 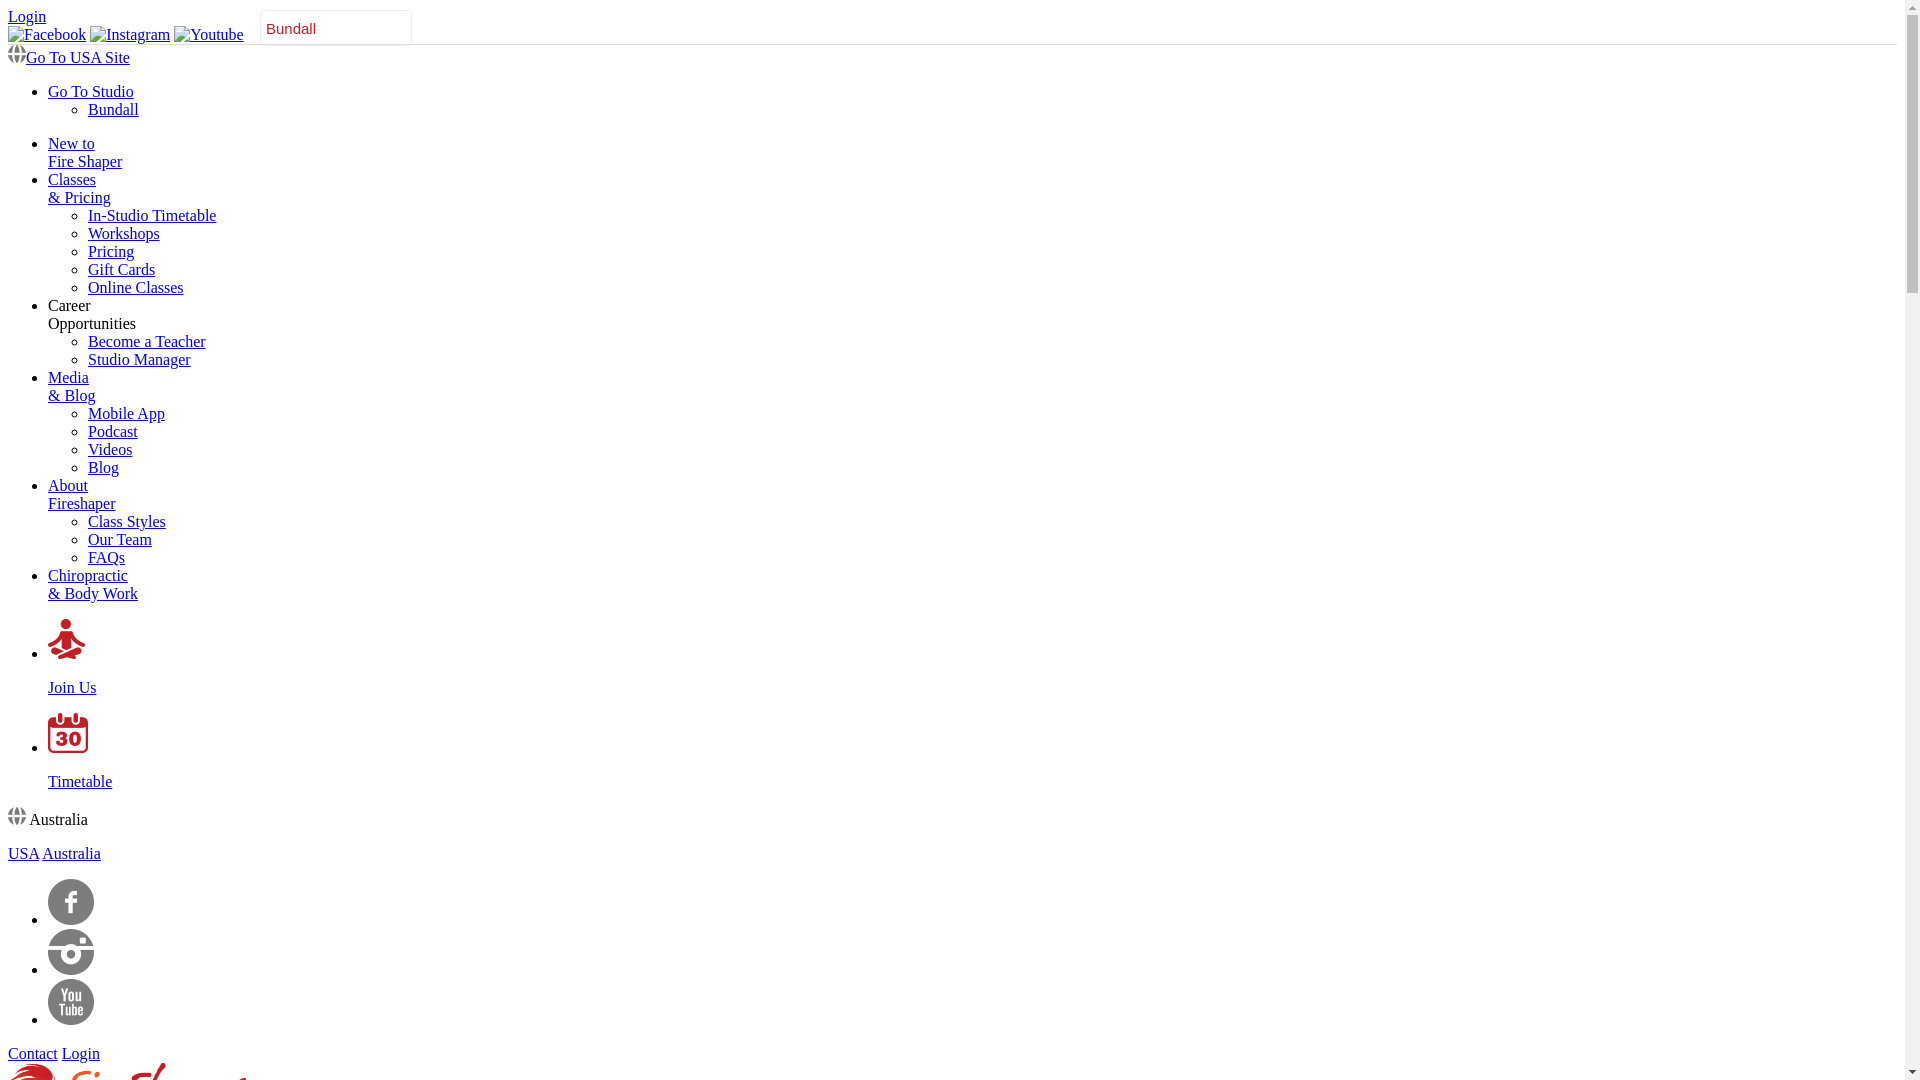 I want to click on 'Chiropractic, so click(x=91, y=584).